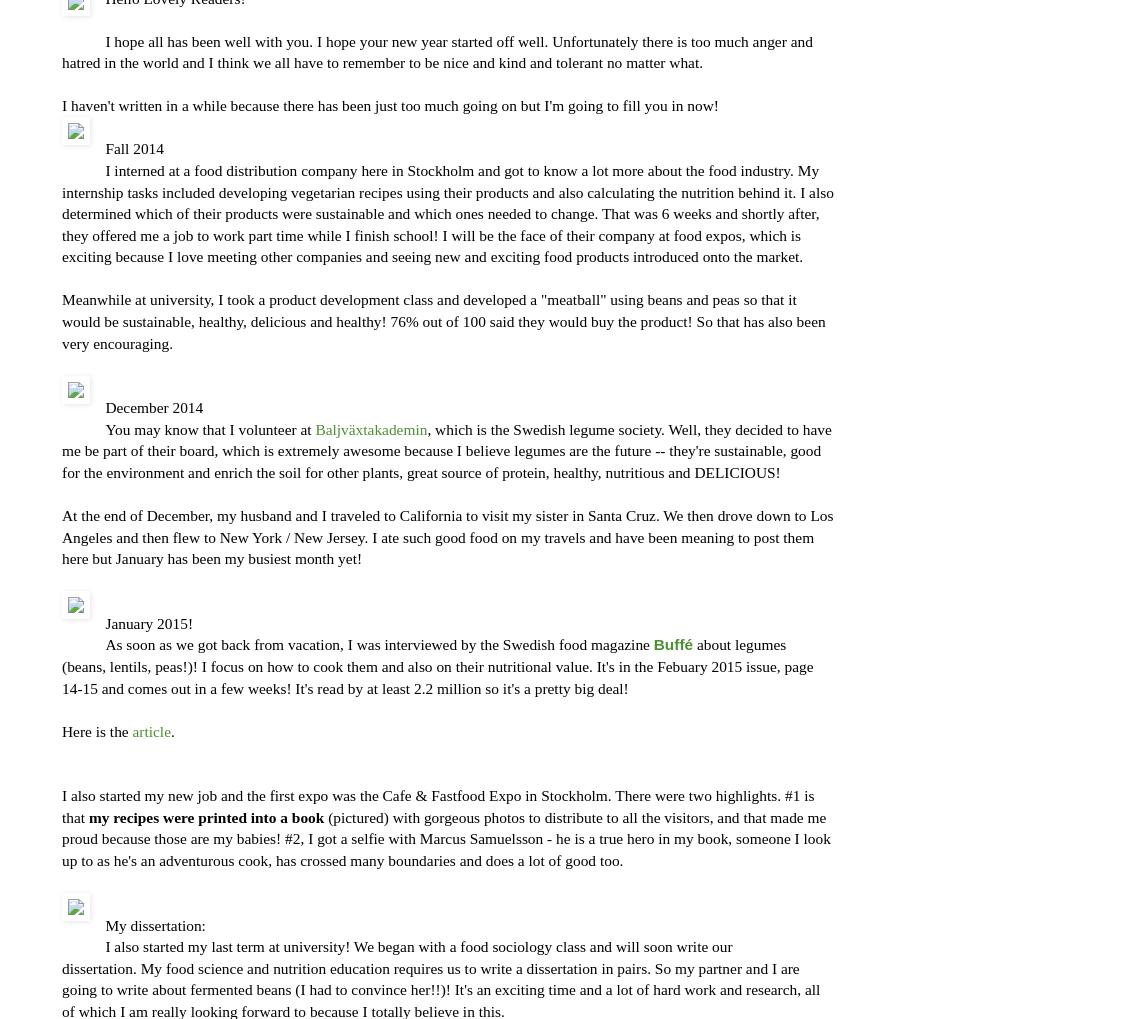 The height and width of the screenshot is (1019, 1148). I want to click on 'article', so click(150, 730).